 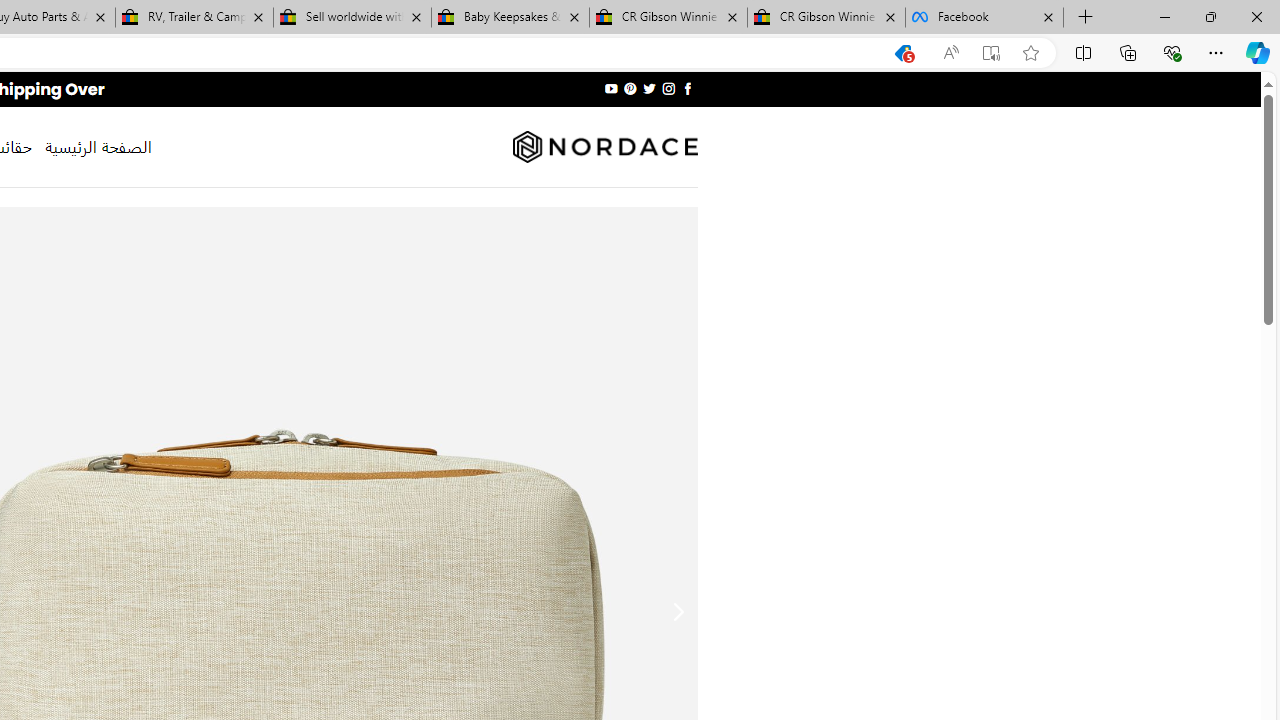 I want to click on 'Split screen', so click(x=1082, y=51).